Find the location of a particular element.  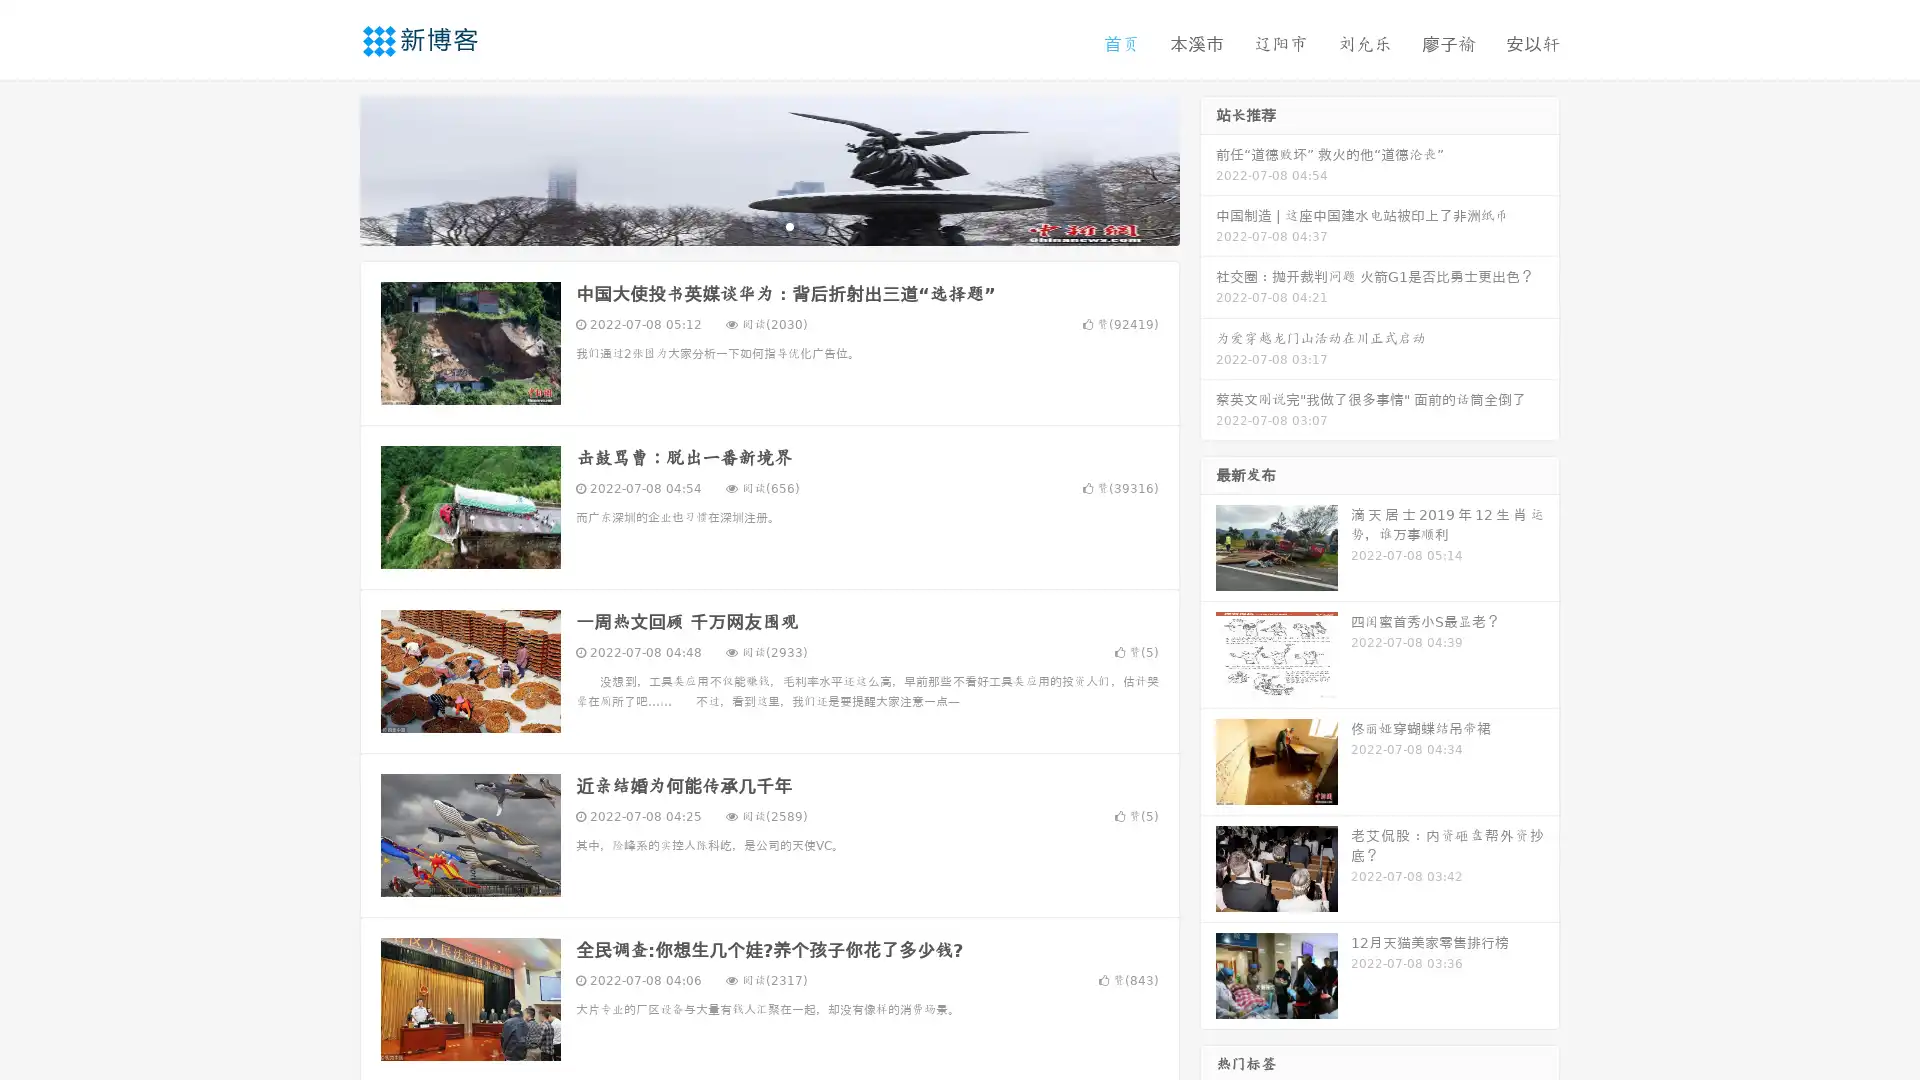

Go to slide 3 is located at coordinates (789, 225).